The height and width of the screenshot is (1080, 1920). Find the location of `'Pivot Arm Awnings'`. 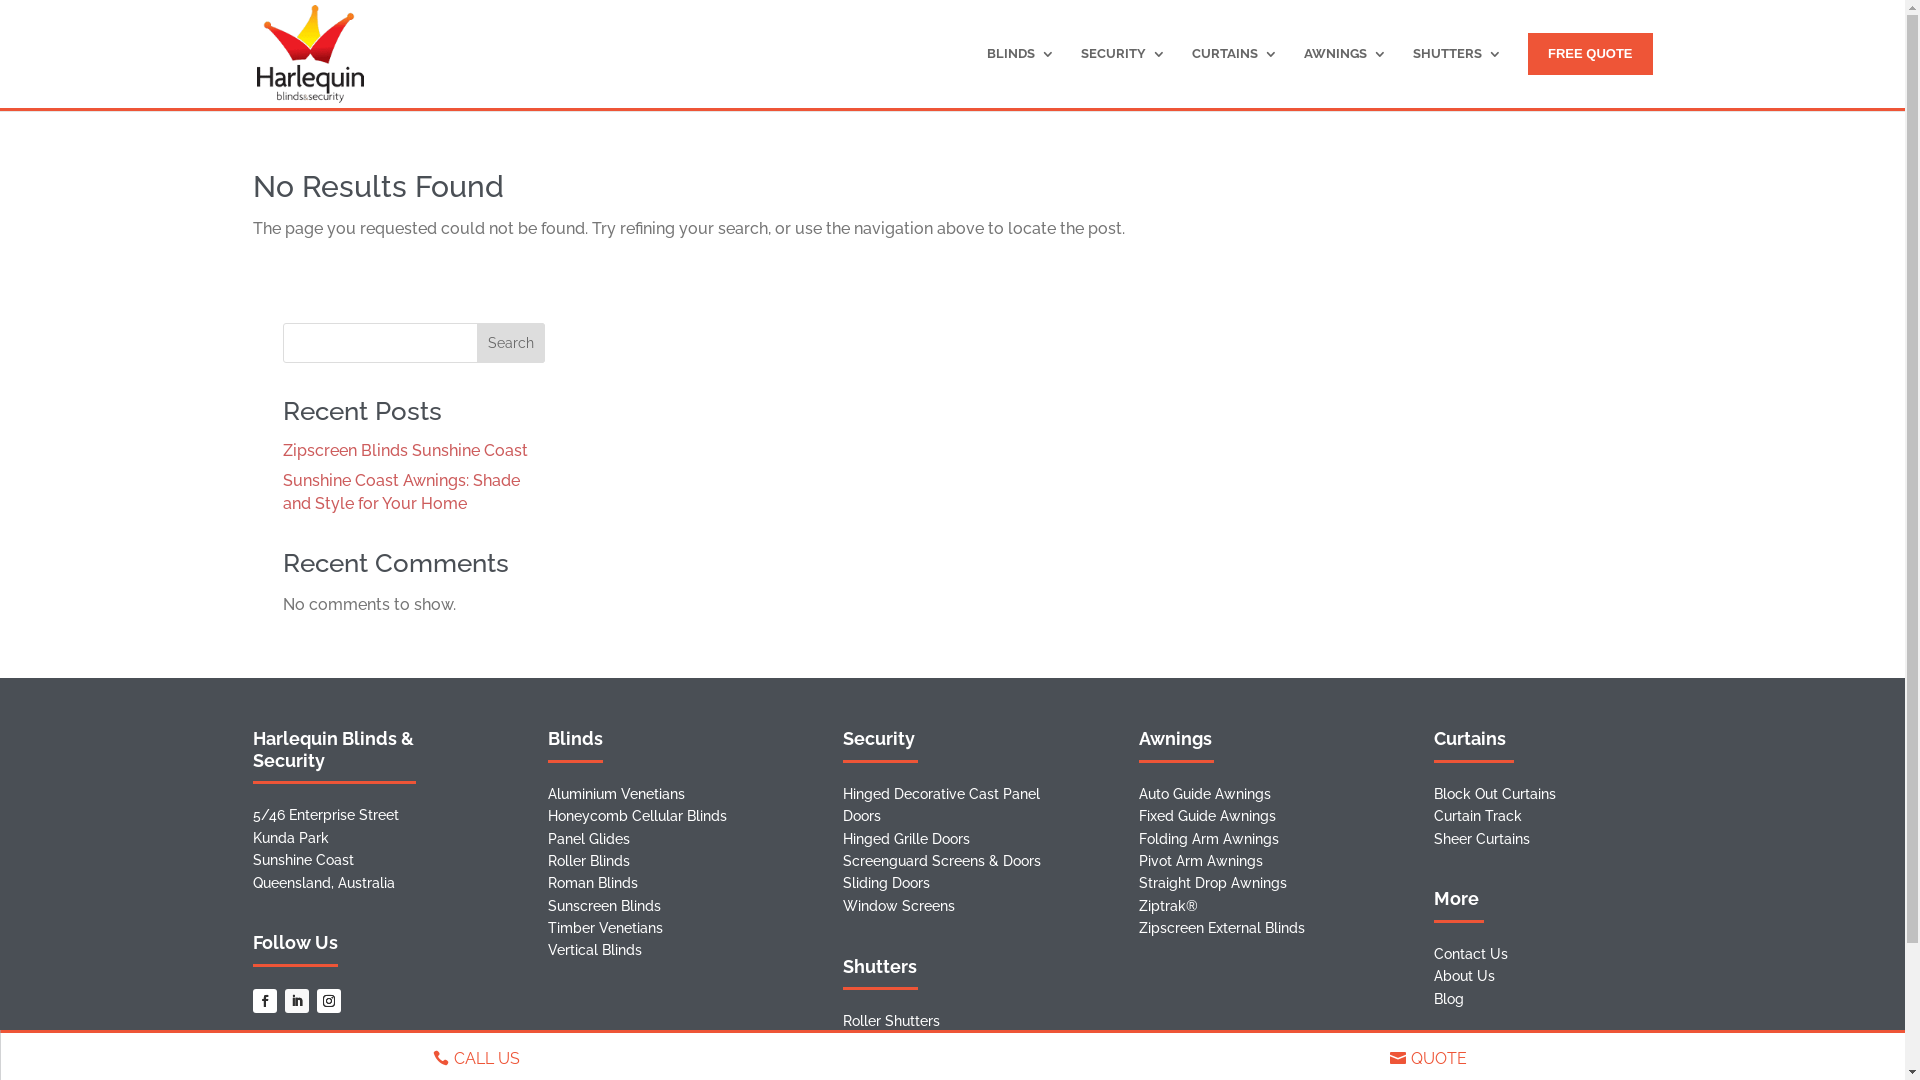

'Pivot Arm Awnings' is located at coordinates (1200, 859).